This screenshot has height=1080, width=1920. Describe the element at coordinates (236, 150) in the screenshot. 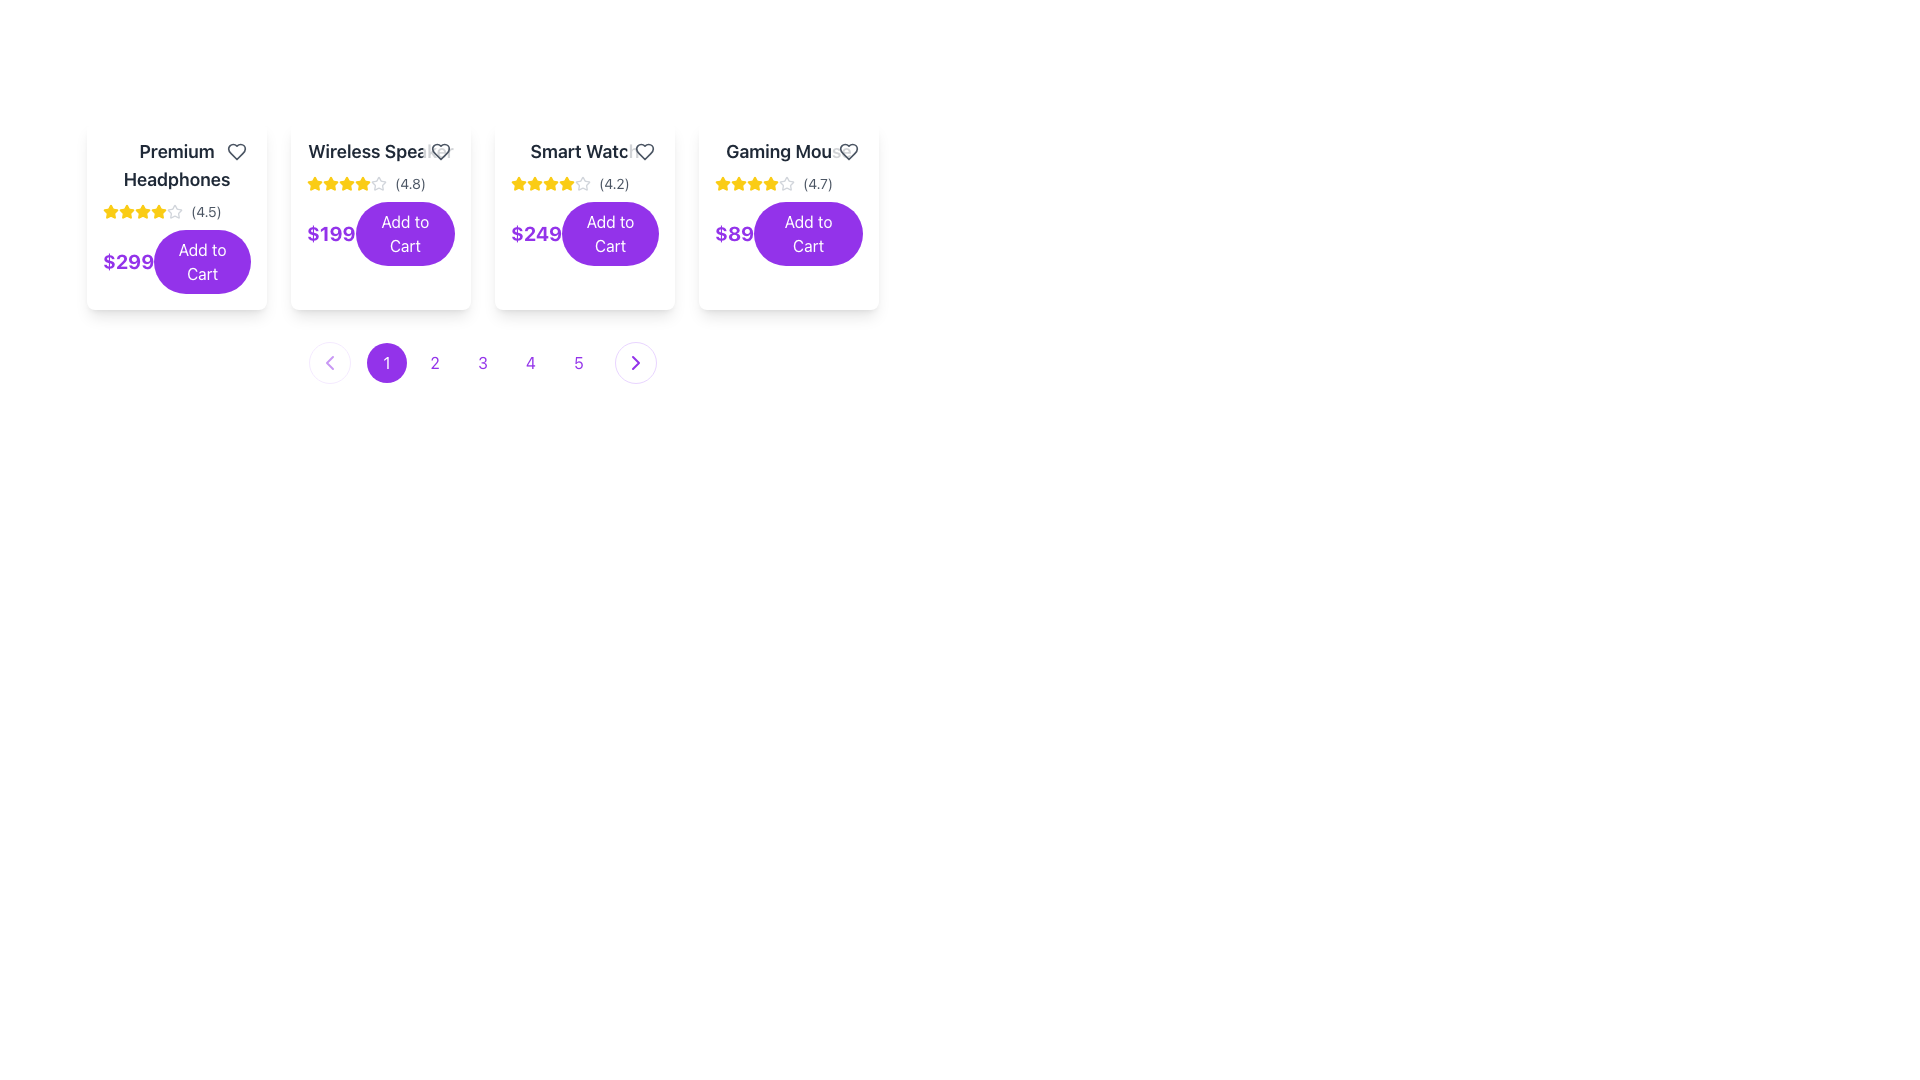

I see `the icon button in the top-right corner of the 'Premium Headphones' card` at that location.